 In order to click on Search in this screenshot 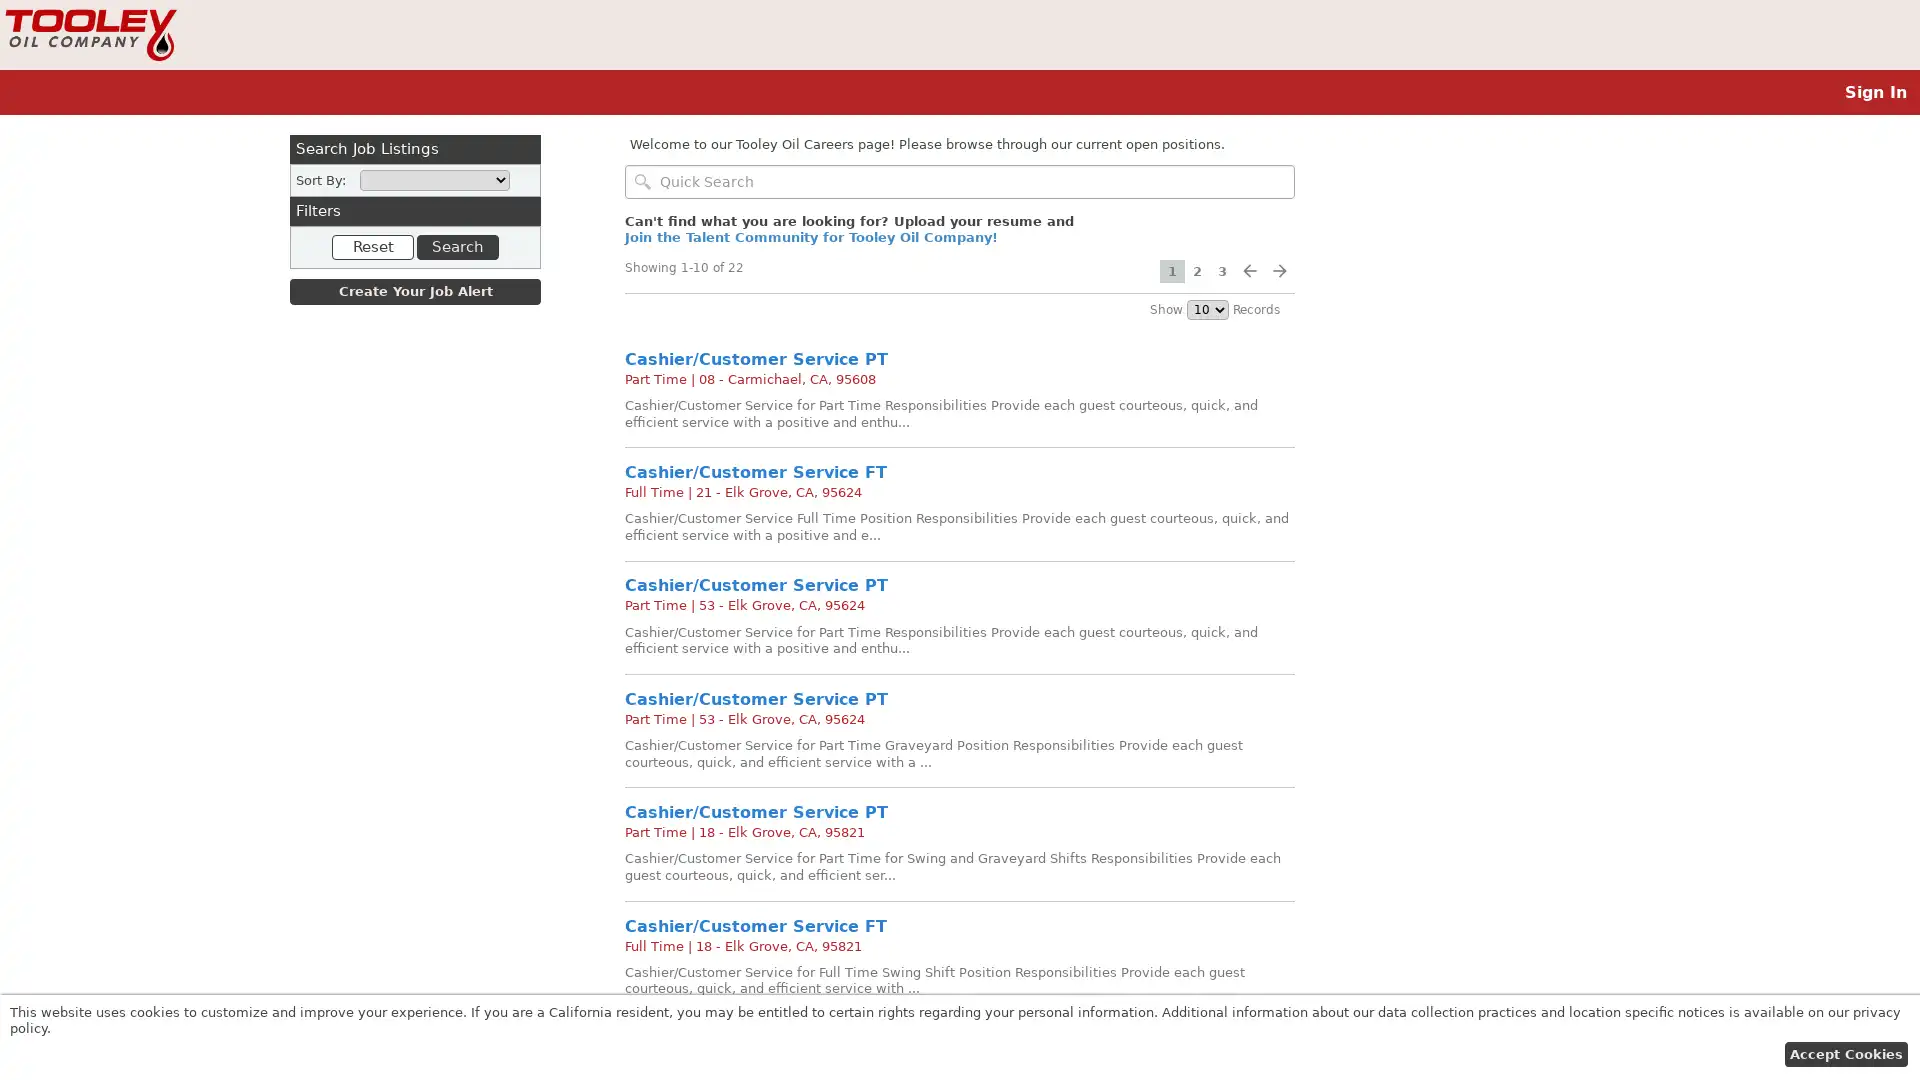, I will do `click(455, 245)`.